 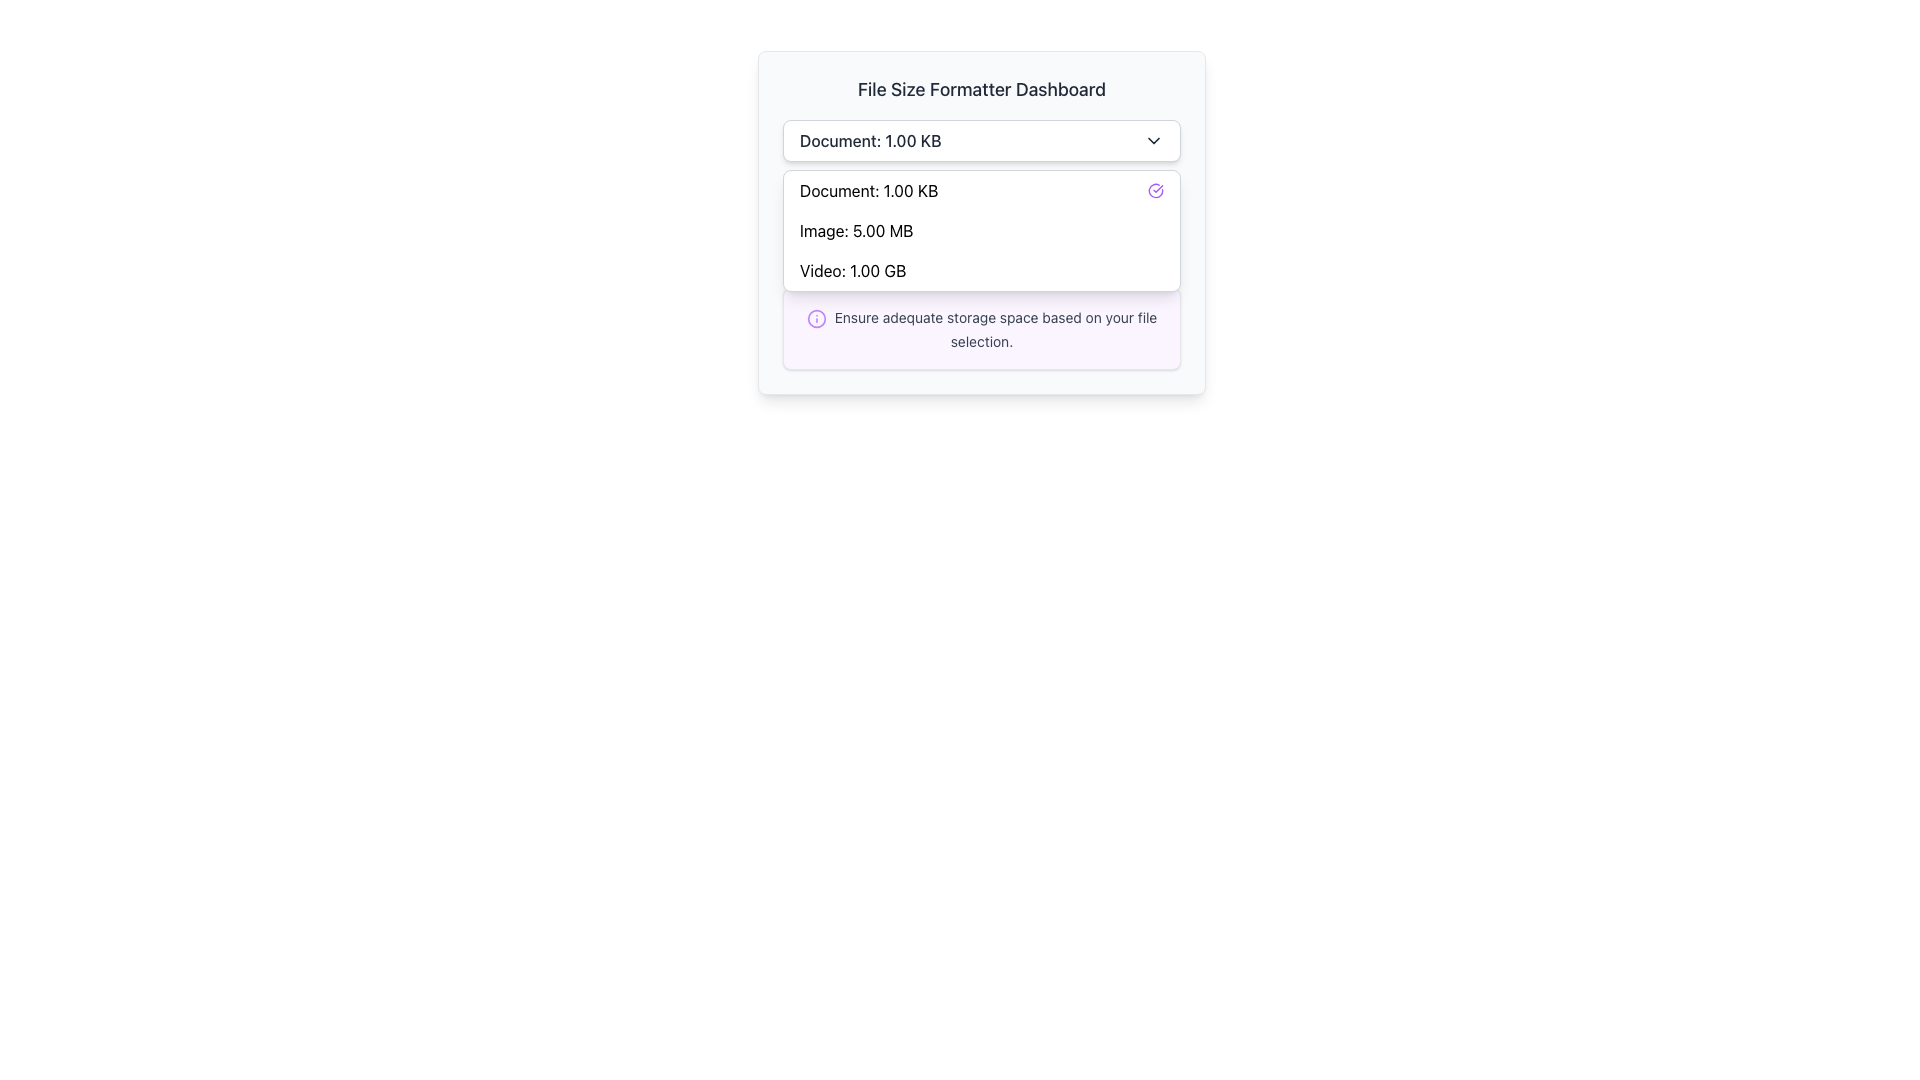 I want to click on textual content of the static text element displaying 'Video: 1.00 GB' within the dropdown menu of the 'File Size Formatter Dashboard', which is the third item in the list, so click(x=853, y=270).